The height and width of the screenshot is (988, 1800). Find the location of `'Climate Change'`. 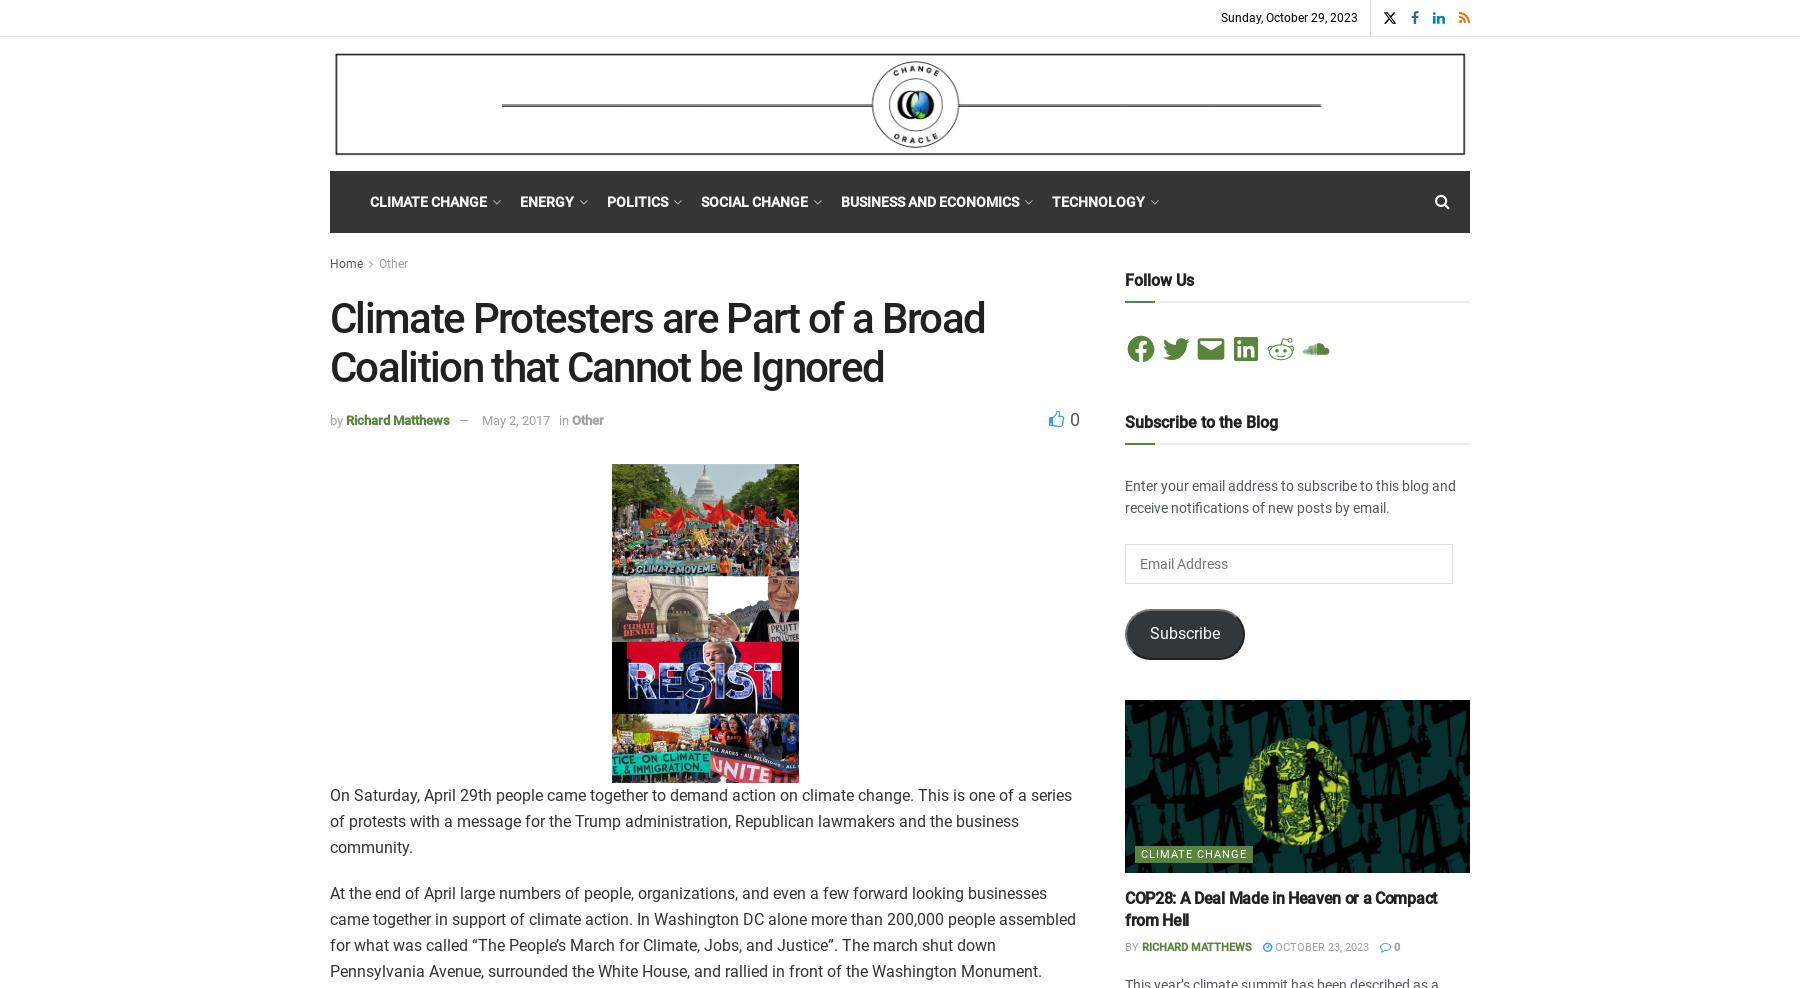

'Climate Change' is located at coordinates (1192, 853).